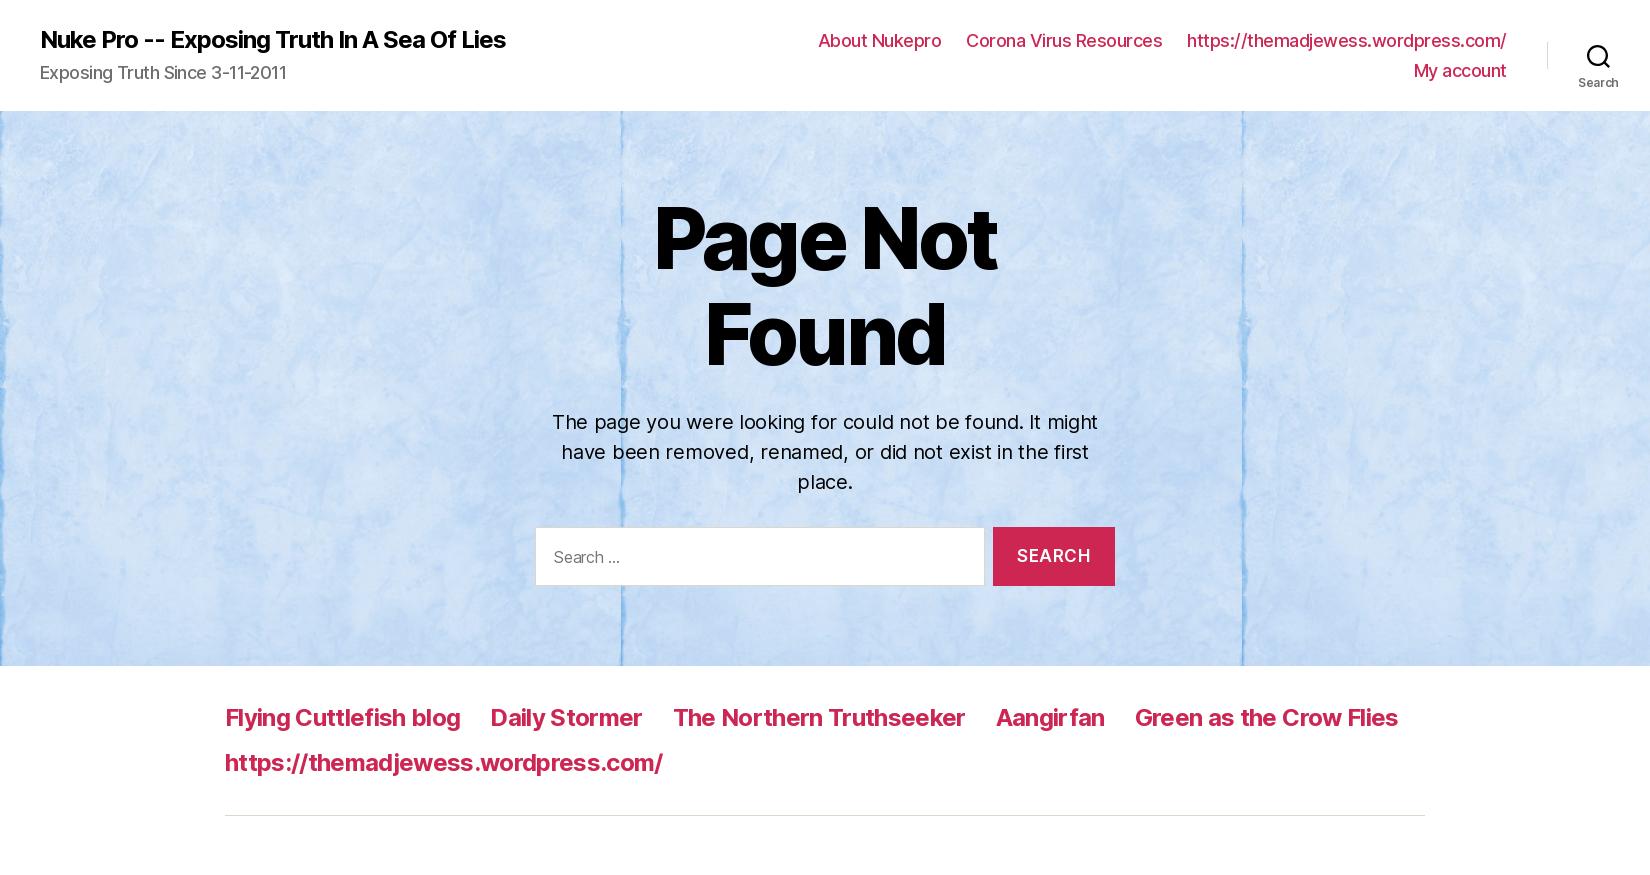 The width and height of the screenshot is (1650, 875). Describe the element at coordinates (924, 493) in the screenshot. I see `'October 2023'` at that location.